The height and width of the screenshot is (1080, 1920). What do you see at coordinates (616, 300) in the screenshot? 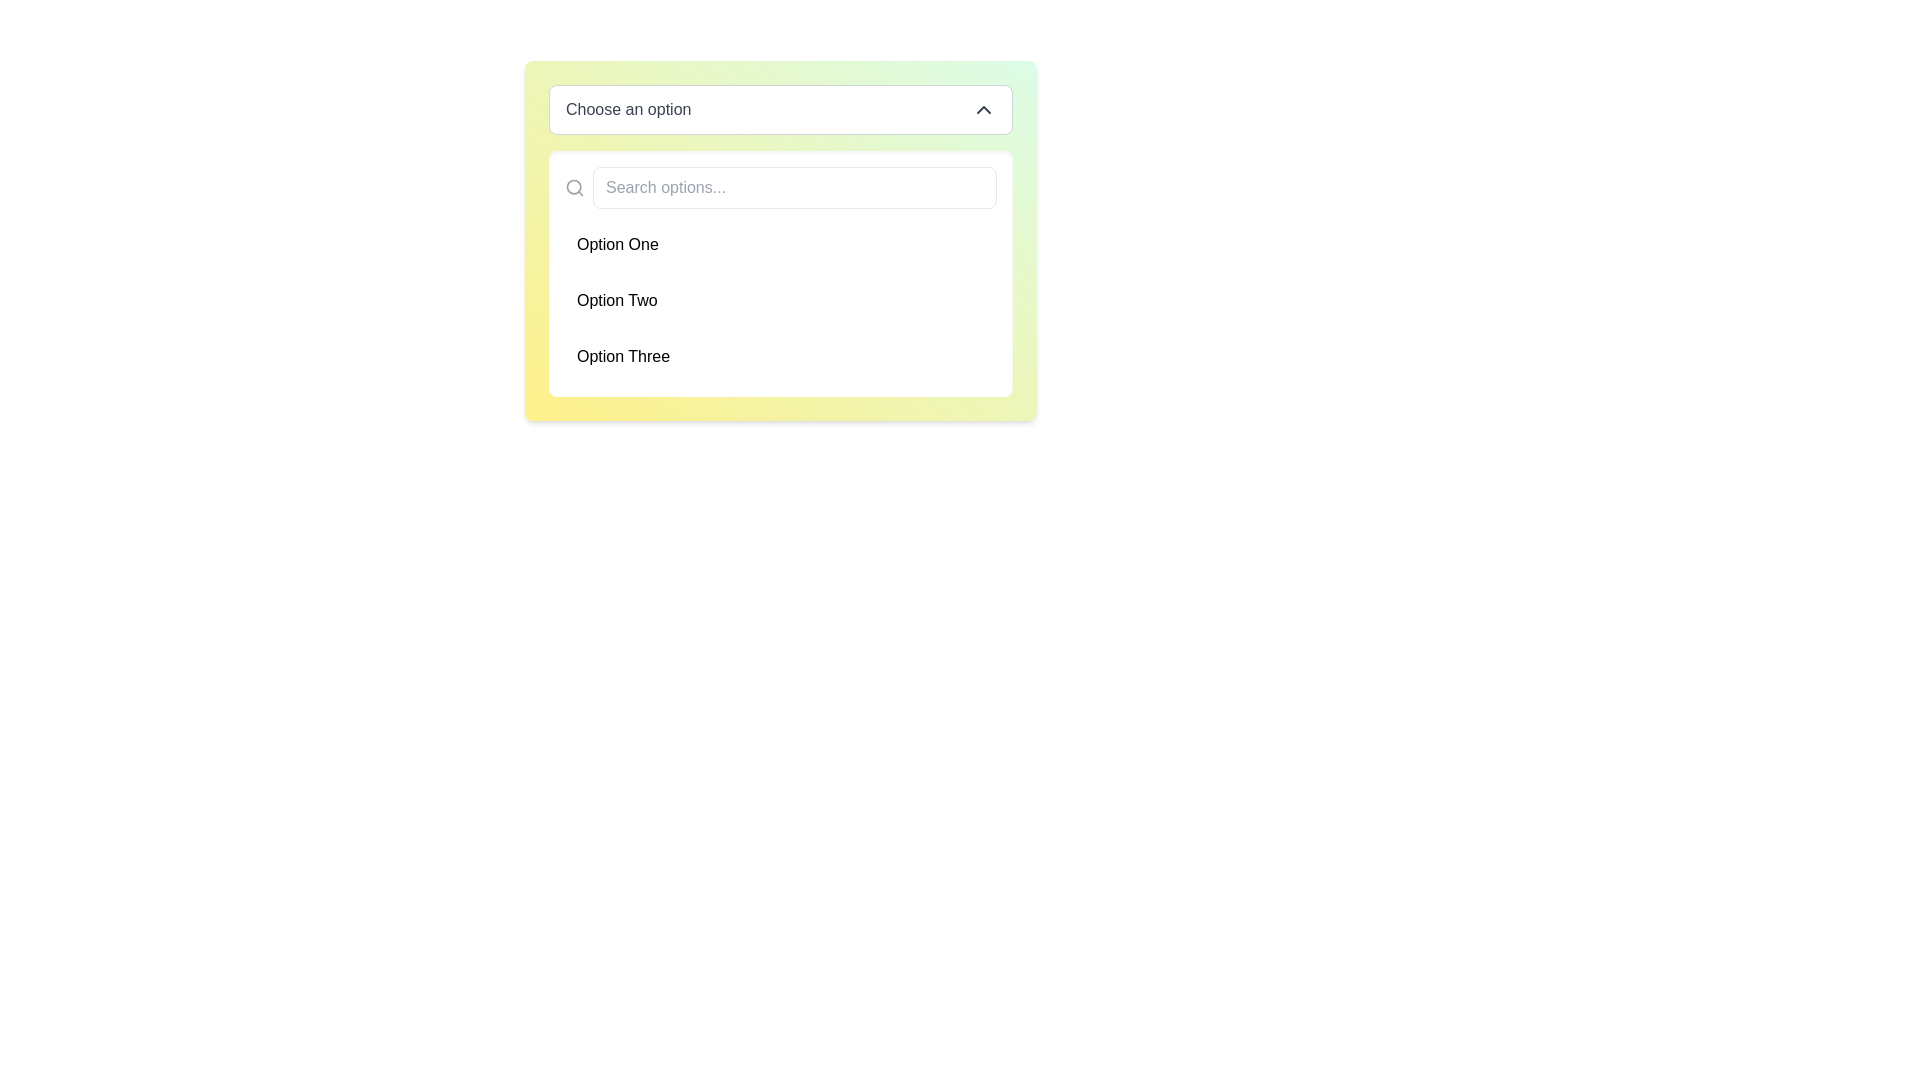
I see `the 'Option Two' text-based clickable option in the dropdown list` at bounding box center [616, 300].